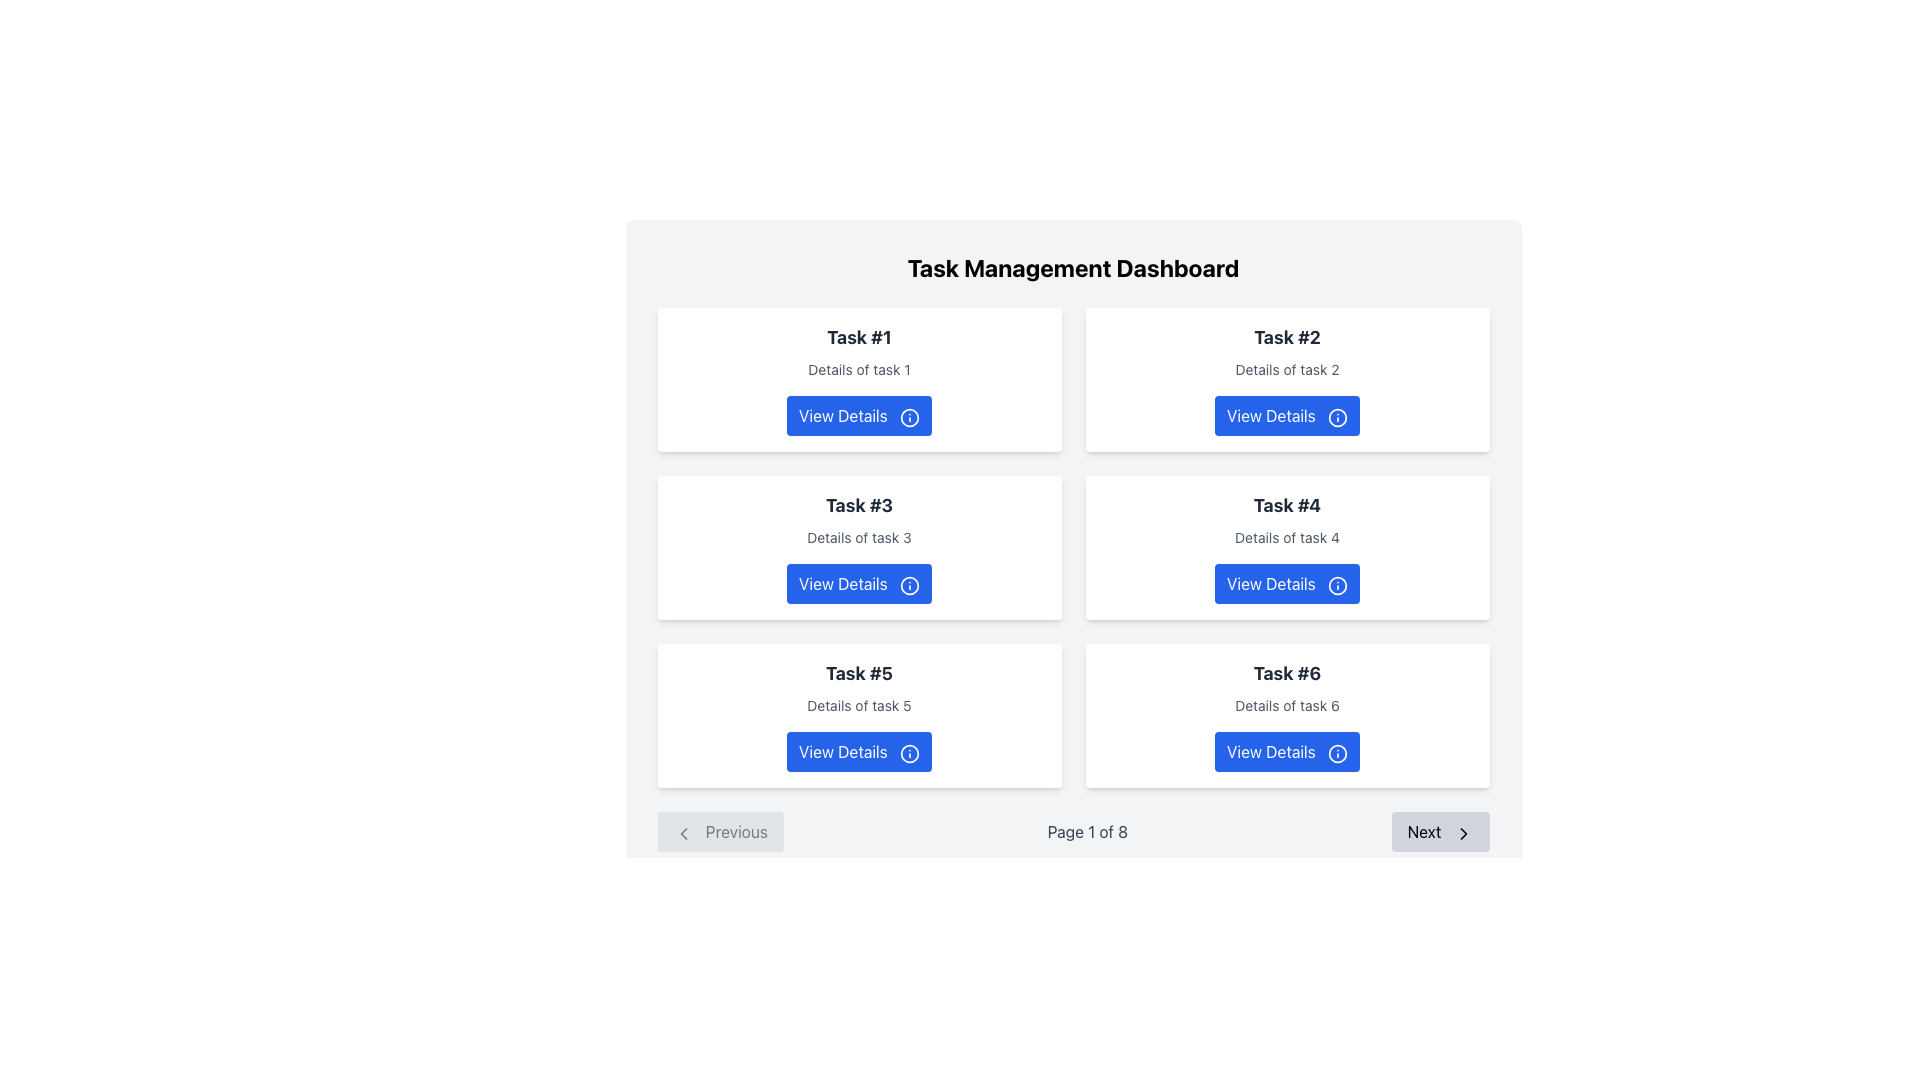 Image resolution: width=1920 pixels, height=1080 pixels. I want to click on the non-interactive pagination information text label located between the 'Previous' and 'Next' buttons in the horizontal navigation bar at the bottom of the interface, so click(1086, 832).